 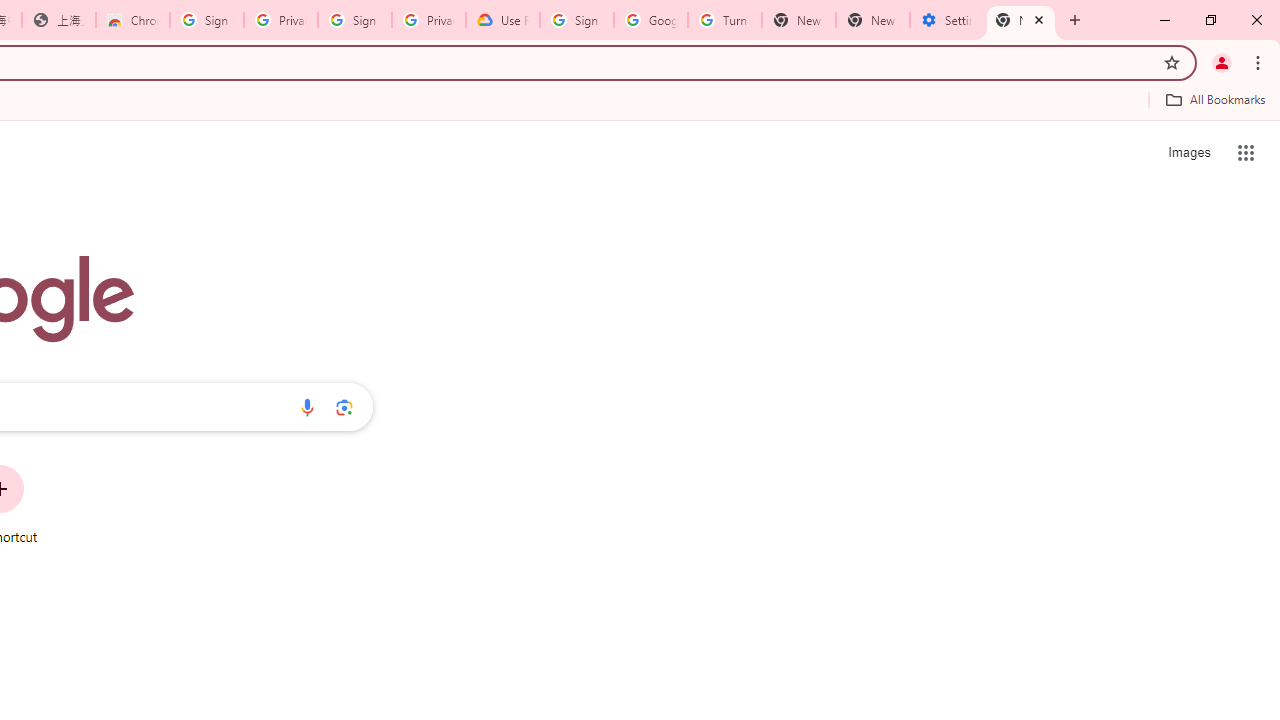 I want to click on 'Google Account Help', so click(x=651, y=20).